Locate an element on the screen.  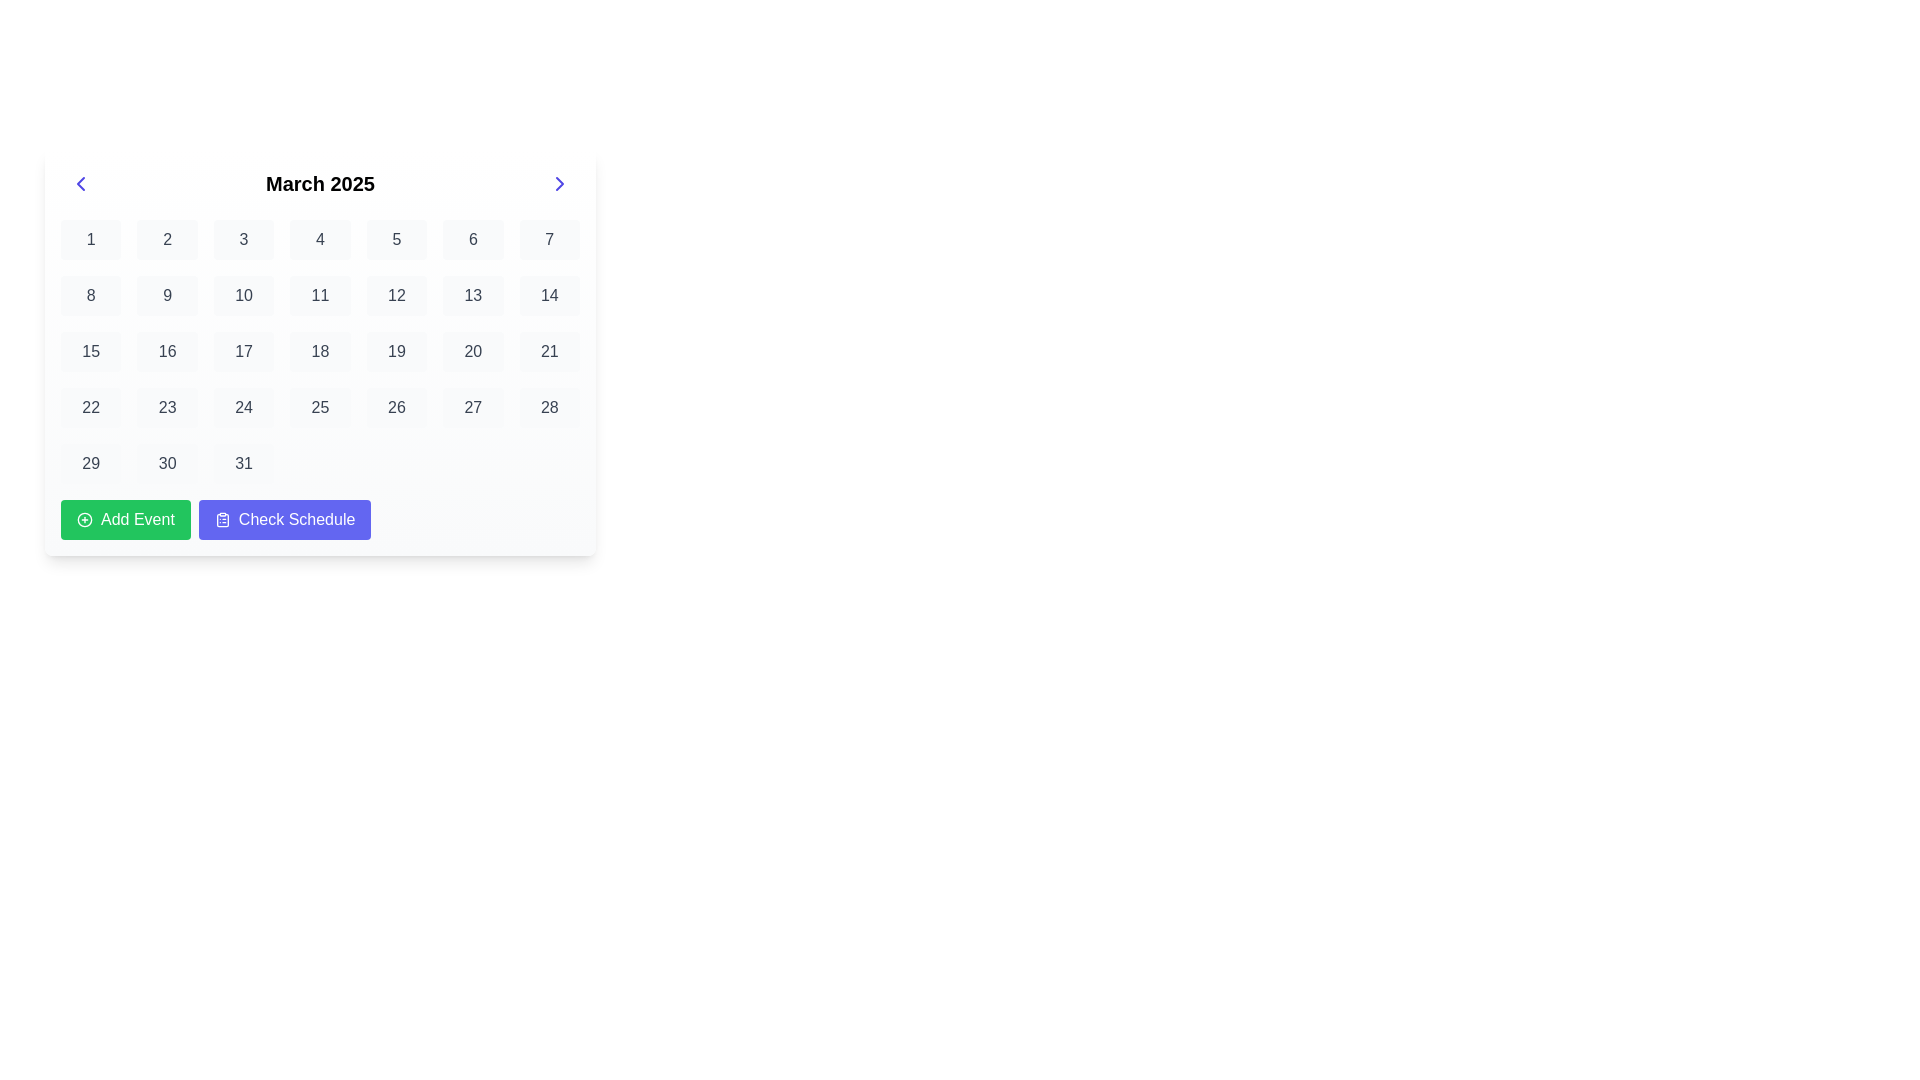
the button displaying the number '17' located in the third row and third column of a grid beneath the title 'March 2025' is located at coordinates (243, 350).